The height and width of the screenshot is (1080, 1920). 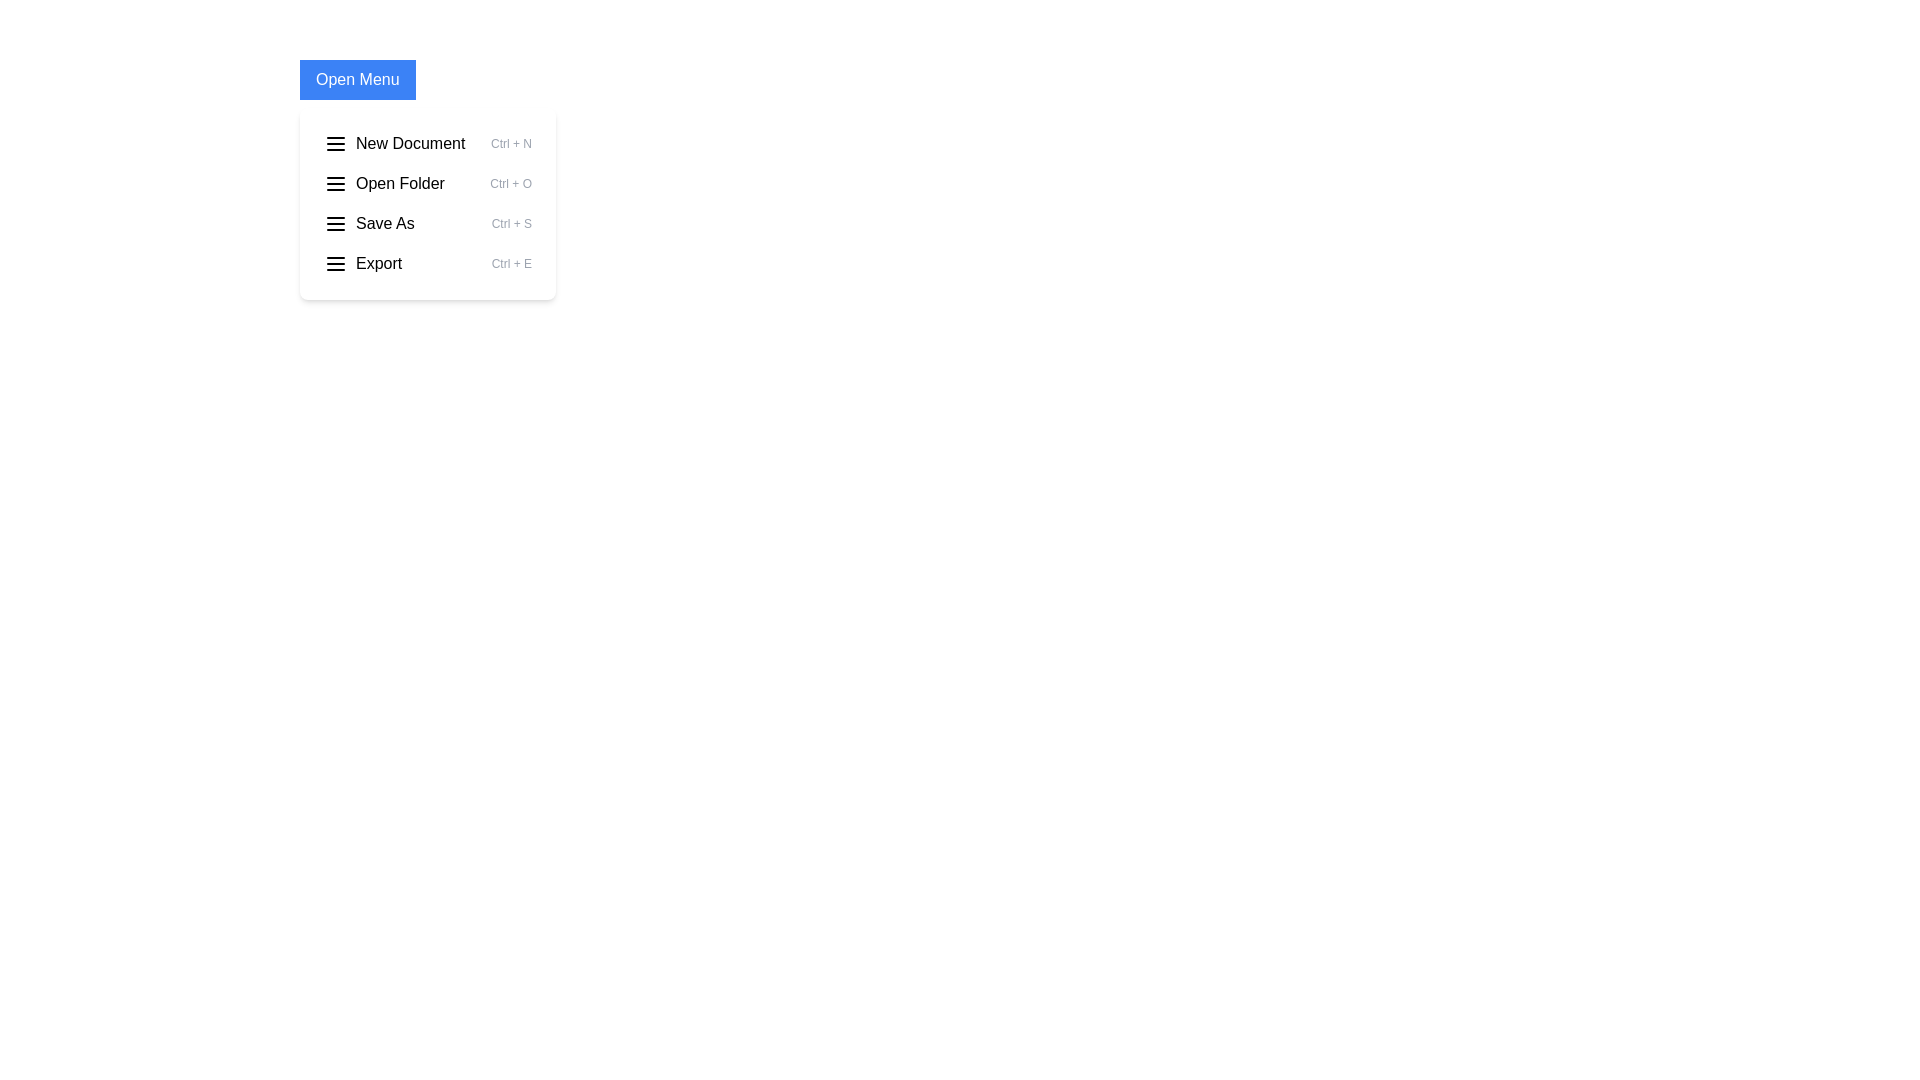 I want to click on to select the 'Open Folder' menu item, which is the second entry in the dropdown menu located beneath 'New Document' and above 'Save As', so click(x=426, y=204).